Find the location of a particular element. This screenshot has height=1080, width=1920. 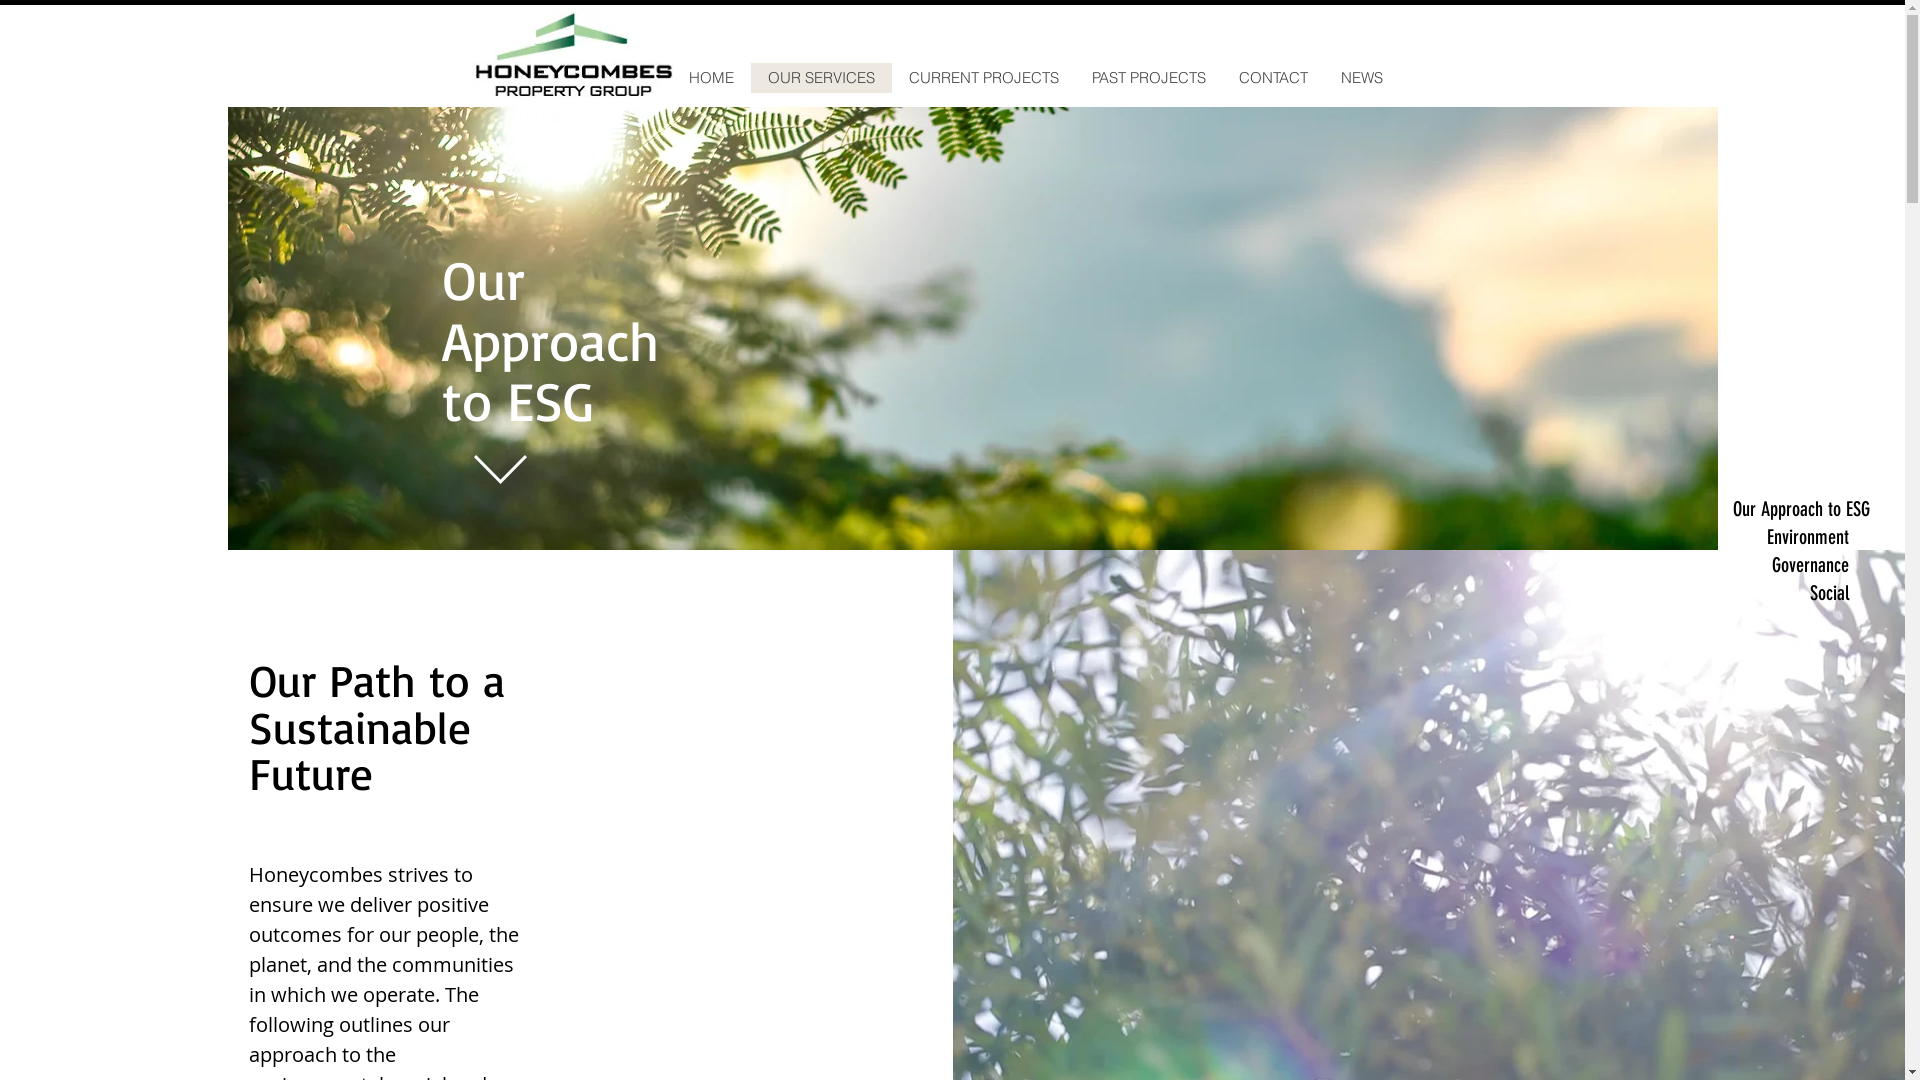

'NEWS' is located at coordinates (1324, 76).